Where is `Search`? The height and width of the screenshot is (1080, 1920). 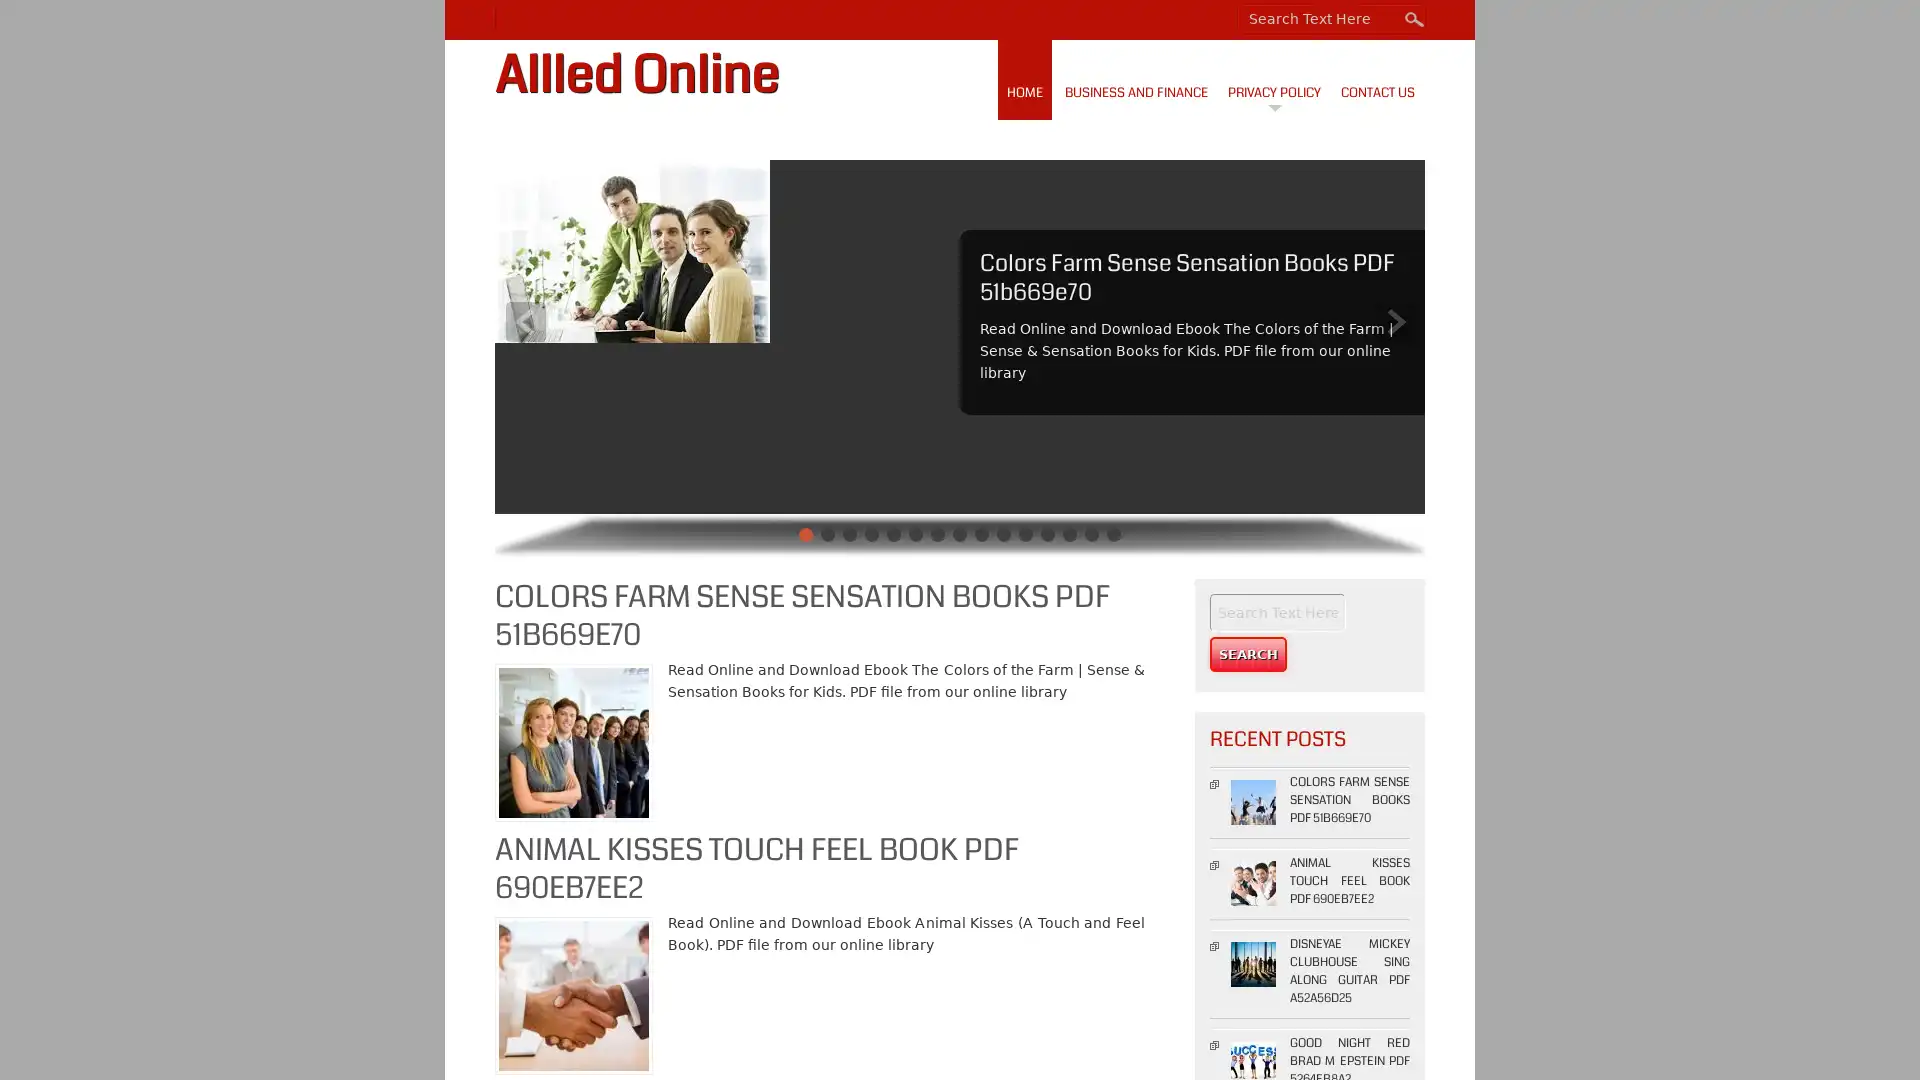
Search is located at coordinates (1247, 654).